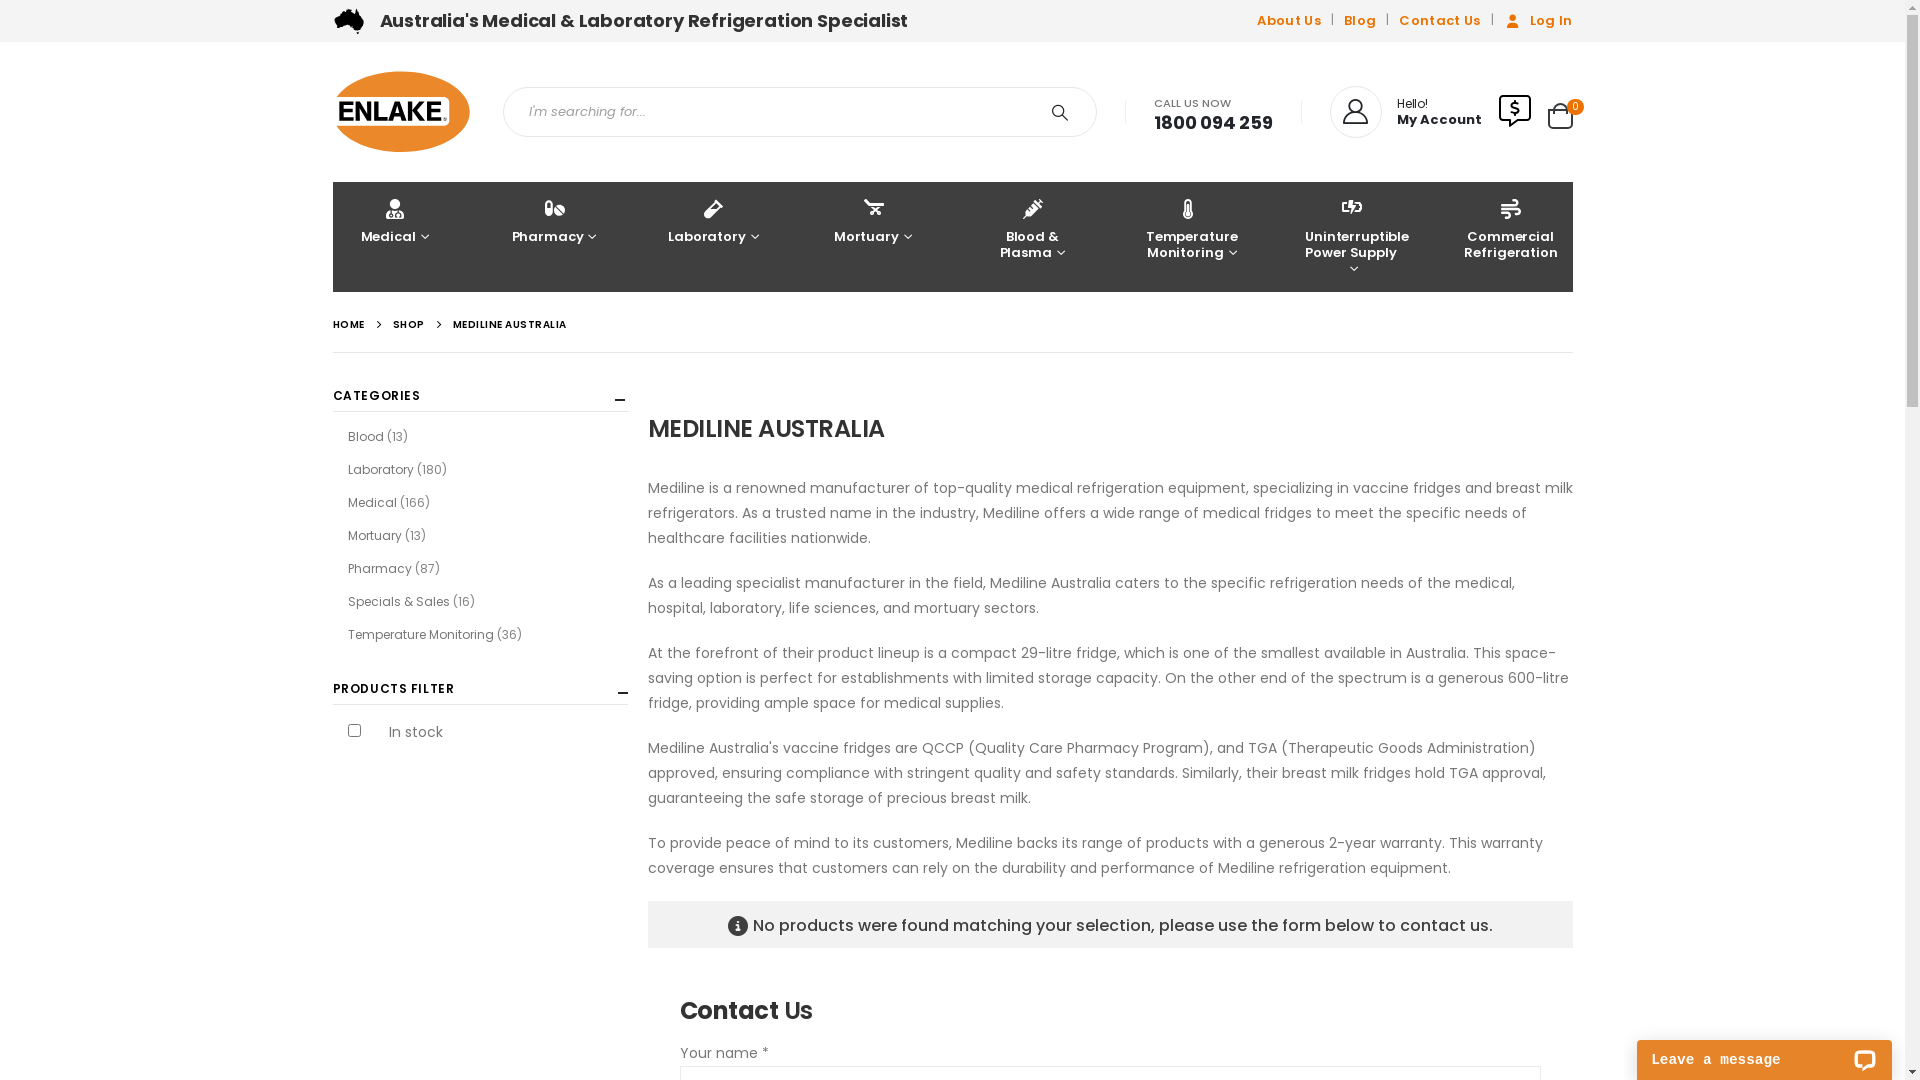  What do you see at coordinates (331, 235) in the screenshot?
I see `'Medical'` at bounding box center [331, 235].